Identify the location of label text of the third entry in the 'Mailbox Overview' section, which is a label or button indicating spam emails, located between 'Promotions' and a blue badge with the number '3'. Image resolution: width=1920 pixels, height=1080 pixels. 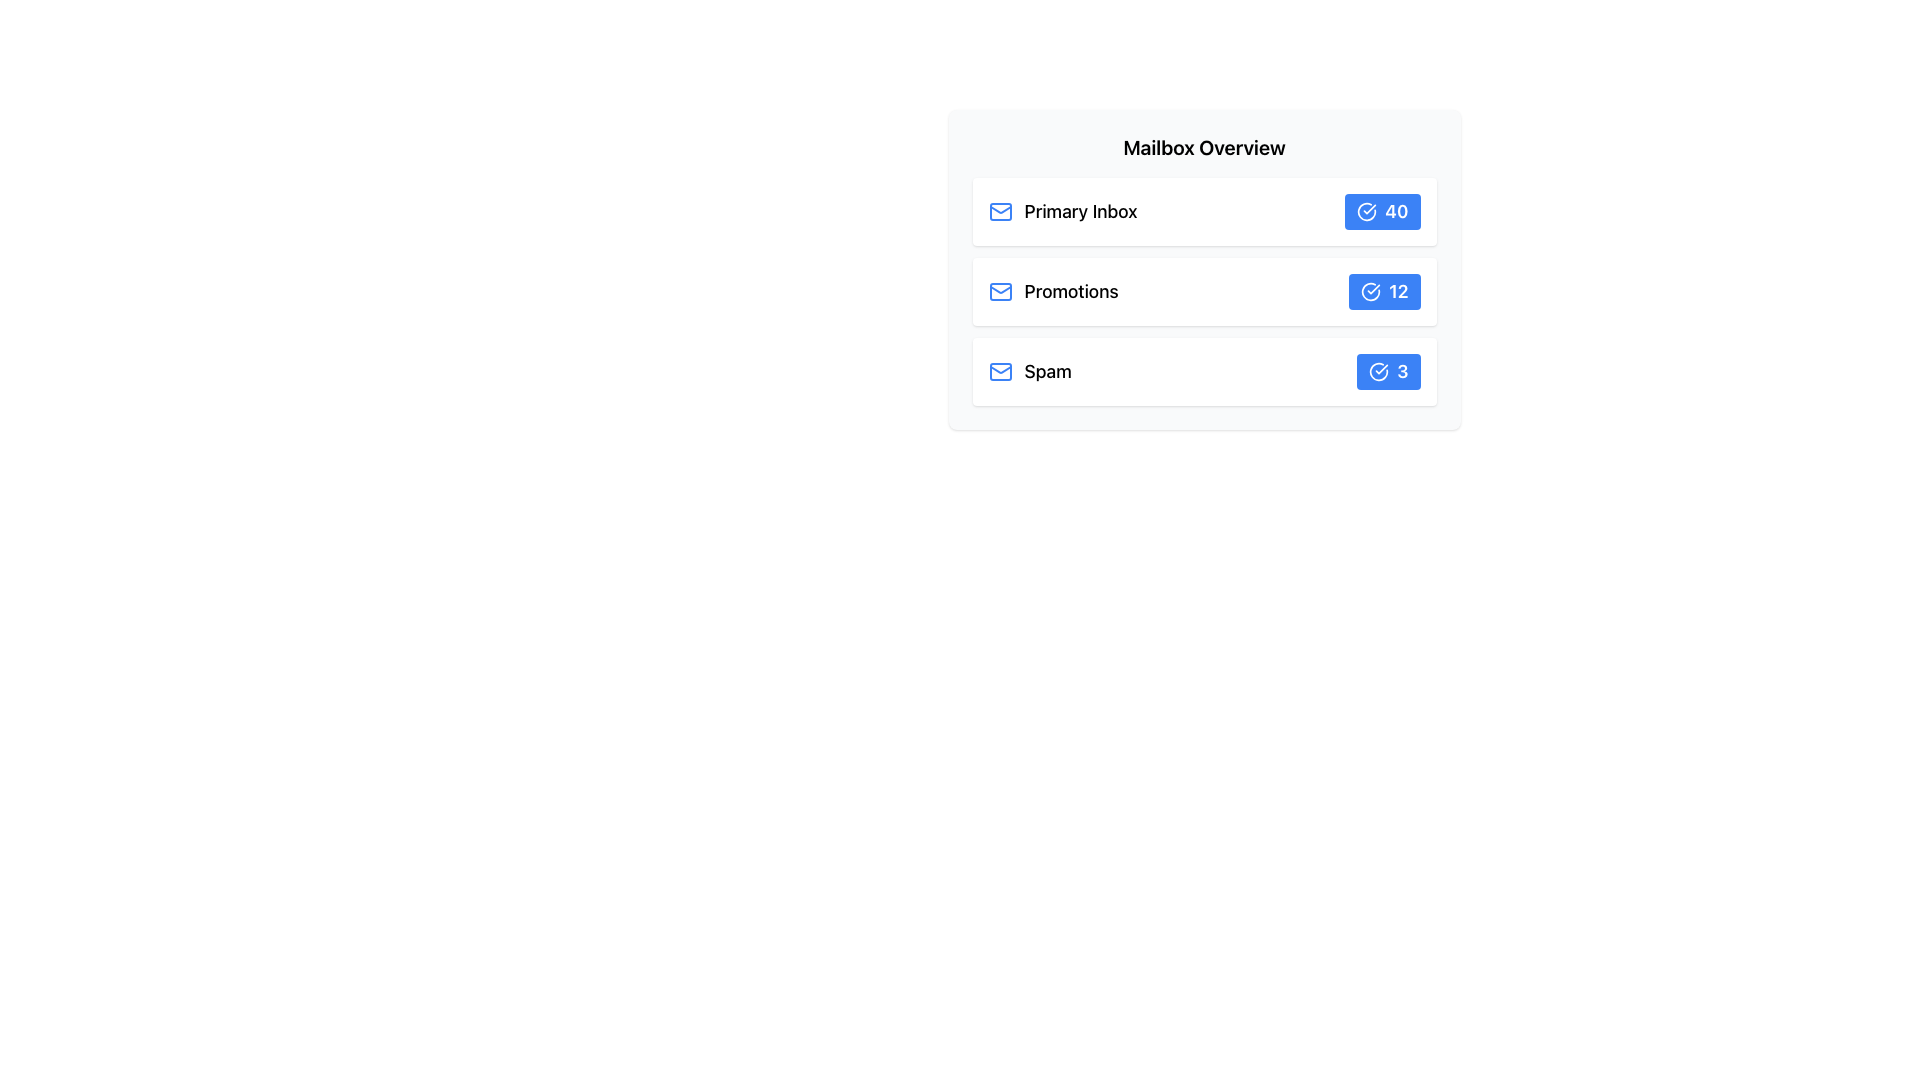
(1030, 371).